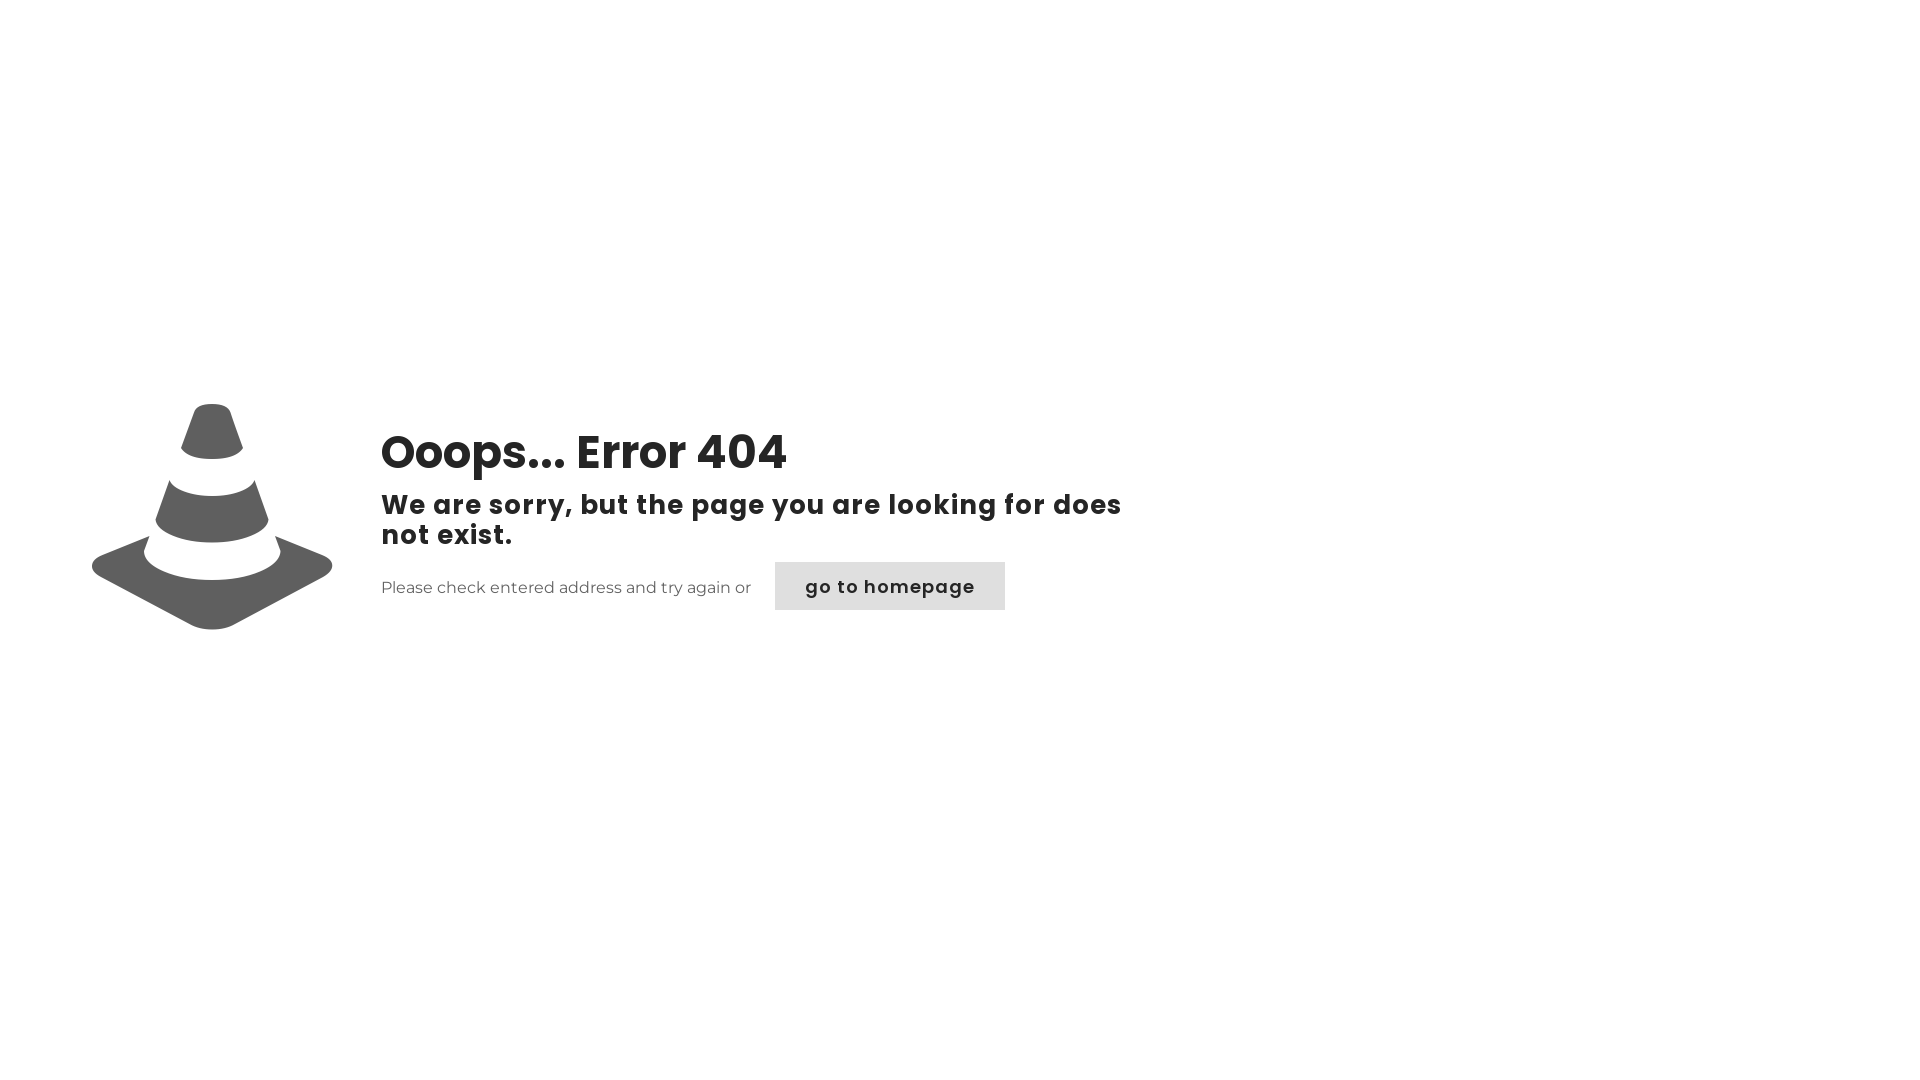 Image resolution: width=1920 pixels, height=1080 pixels. What do you see at coordinates (888, 585) in the screenshot?
I see `'go to homepage'` at bounding box center [888, 585].